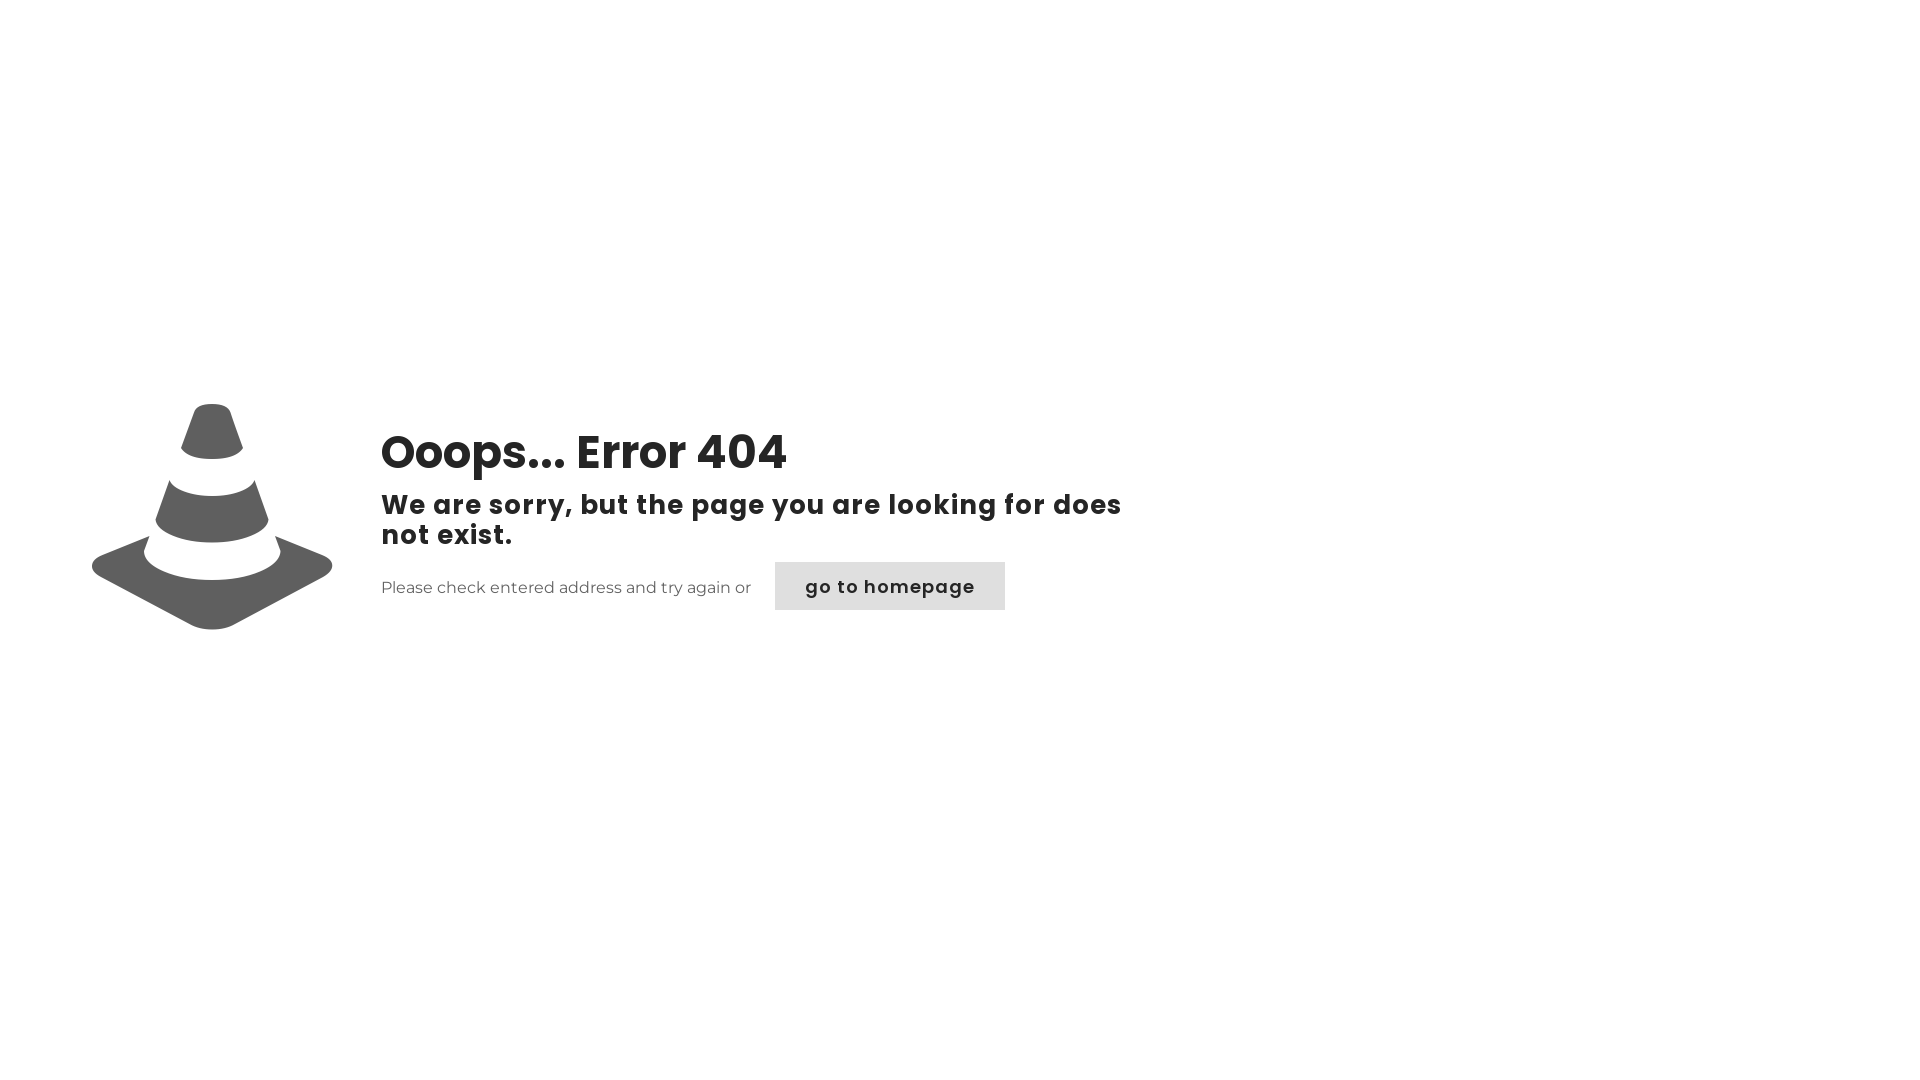 Image resolution: width=1920 pixels, height=1080 pixels. What do you see at coordinates (888, 585) in the screenshot?
I see `'go to homepage'` at bounding box center [888, 585].